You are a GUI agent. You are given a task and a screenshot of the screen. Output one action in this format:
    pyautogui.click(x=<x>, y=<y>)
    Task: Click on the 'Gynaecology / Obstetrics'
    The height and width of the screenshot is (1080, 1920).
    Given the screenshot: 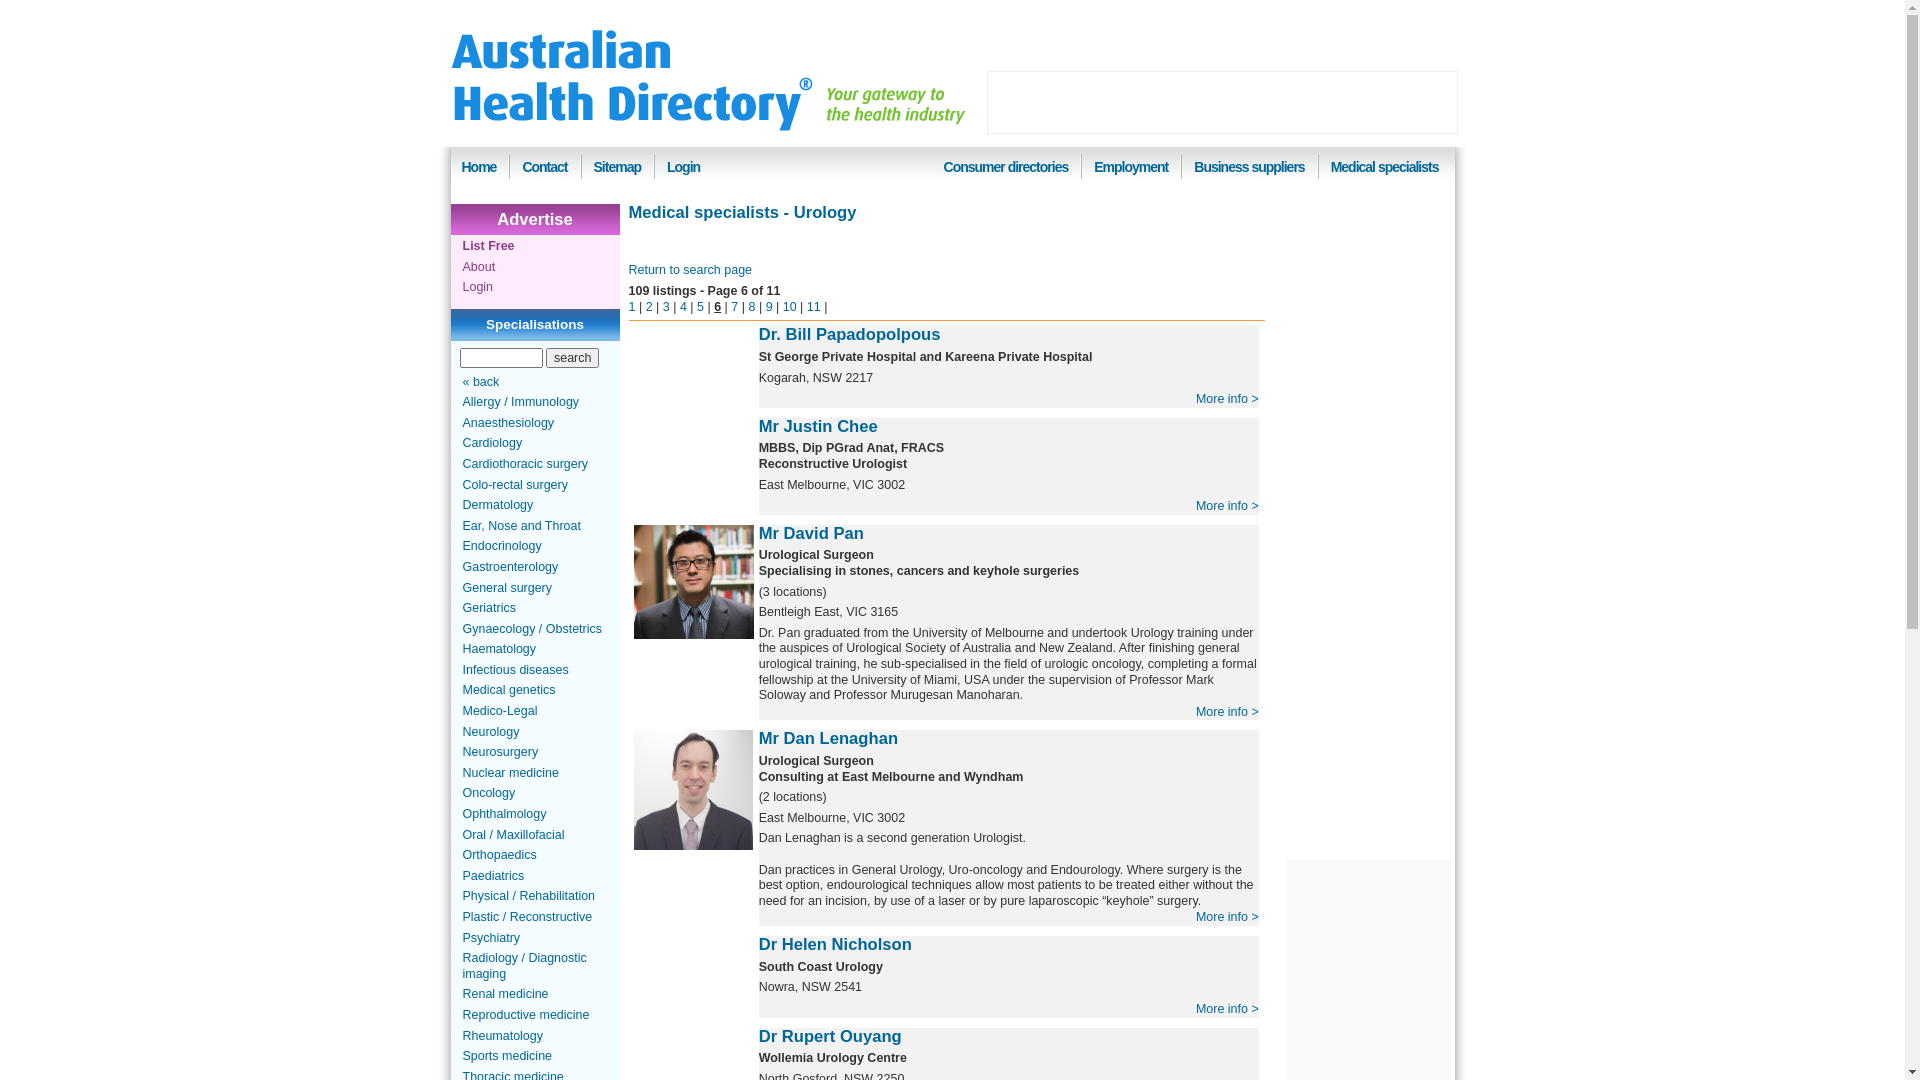 What is the action you would take?
    pyautogui.click(x=531, y=627)
    